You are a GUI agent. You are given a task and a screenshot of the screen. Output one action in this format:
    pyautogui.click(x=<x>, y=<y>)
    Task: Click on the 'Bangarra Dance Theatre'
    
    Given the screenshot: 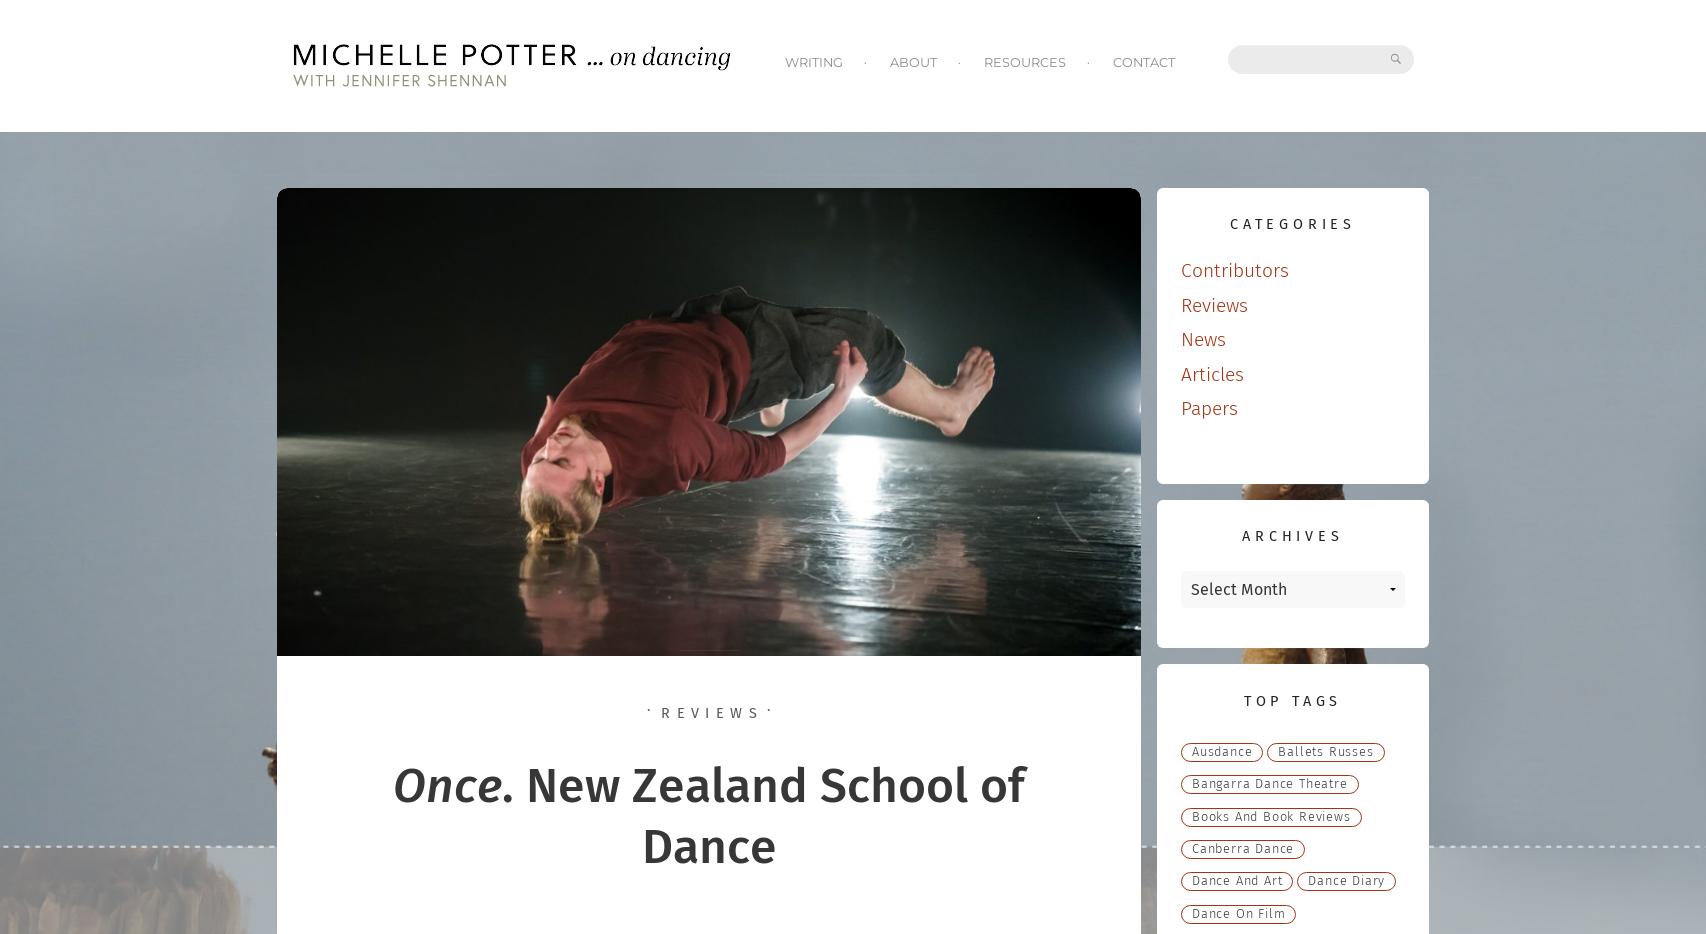 What is the action you would take?
    pyautogui.click(x=1269, y=783)
    